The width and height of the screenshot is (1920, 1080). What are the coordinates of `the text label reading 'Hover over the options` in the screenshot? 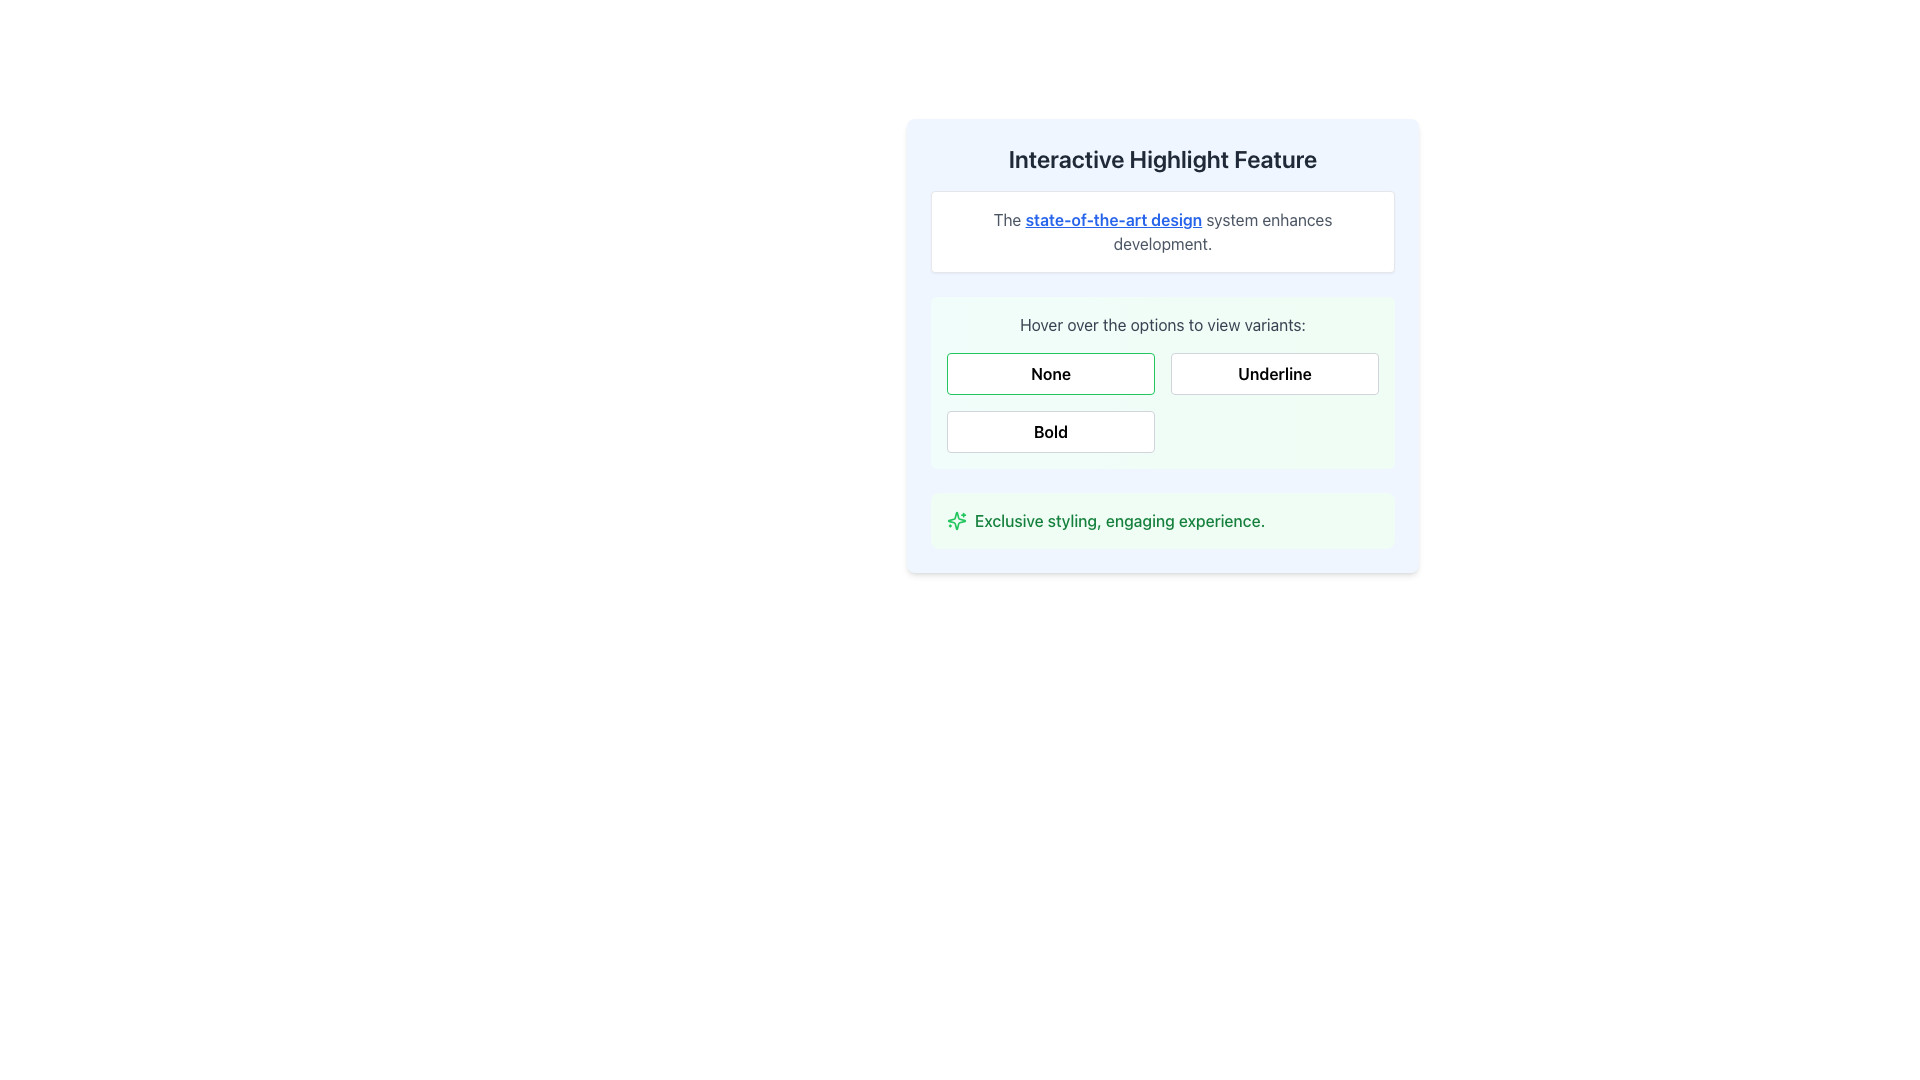 It's located at (1162, 323).